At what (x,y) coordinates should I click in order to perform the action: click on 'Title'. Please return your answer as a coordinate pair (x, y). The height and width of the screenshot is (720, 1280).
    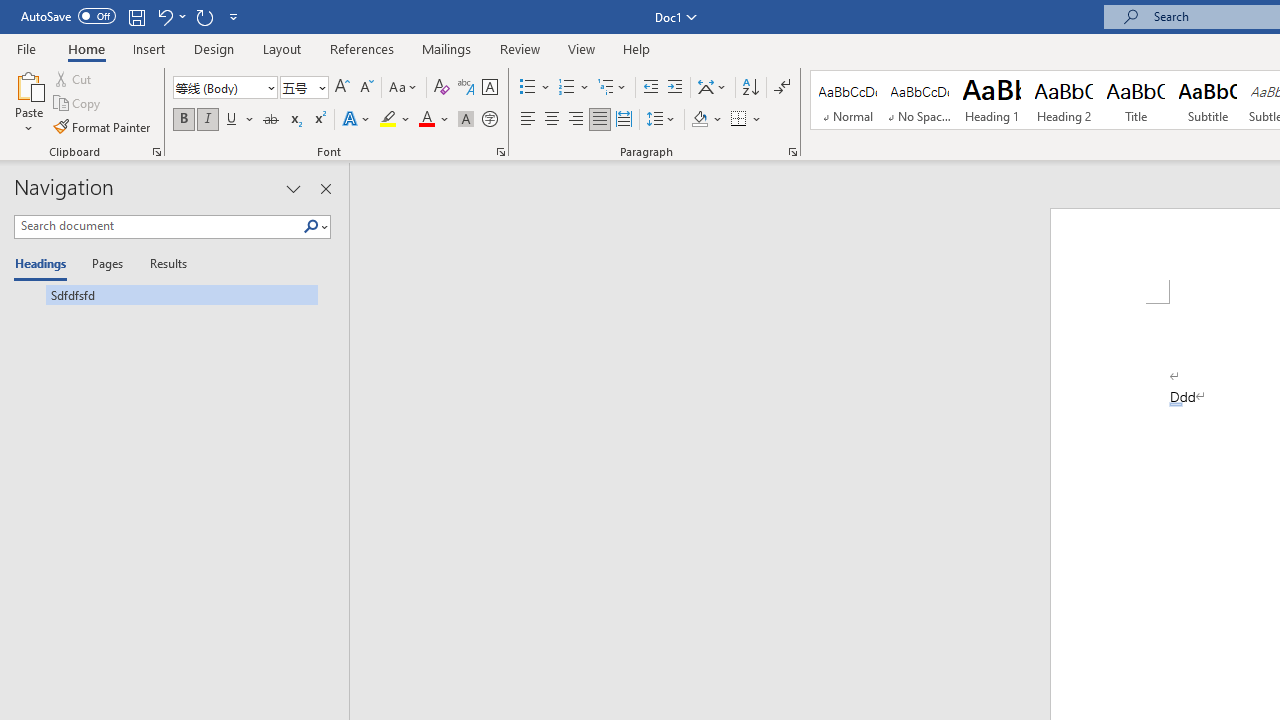
    Looking at the image, I should click on (1136, 100).